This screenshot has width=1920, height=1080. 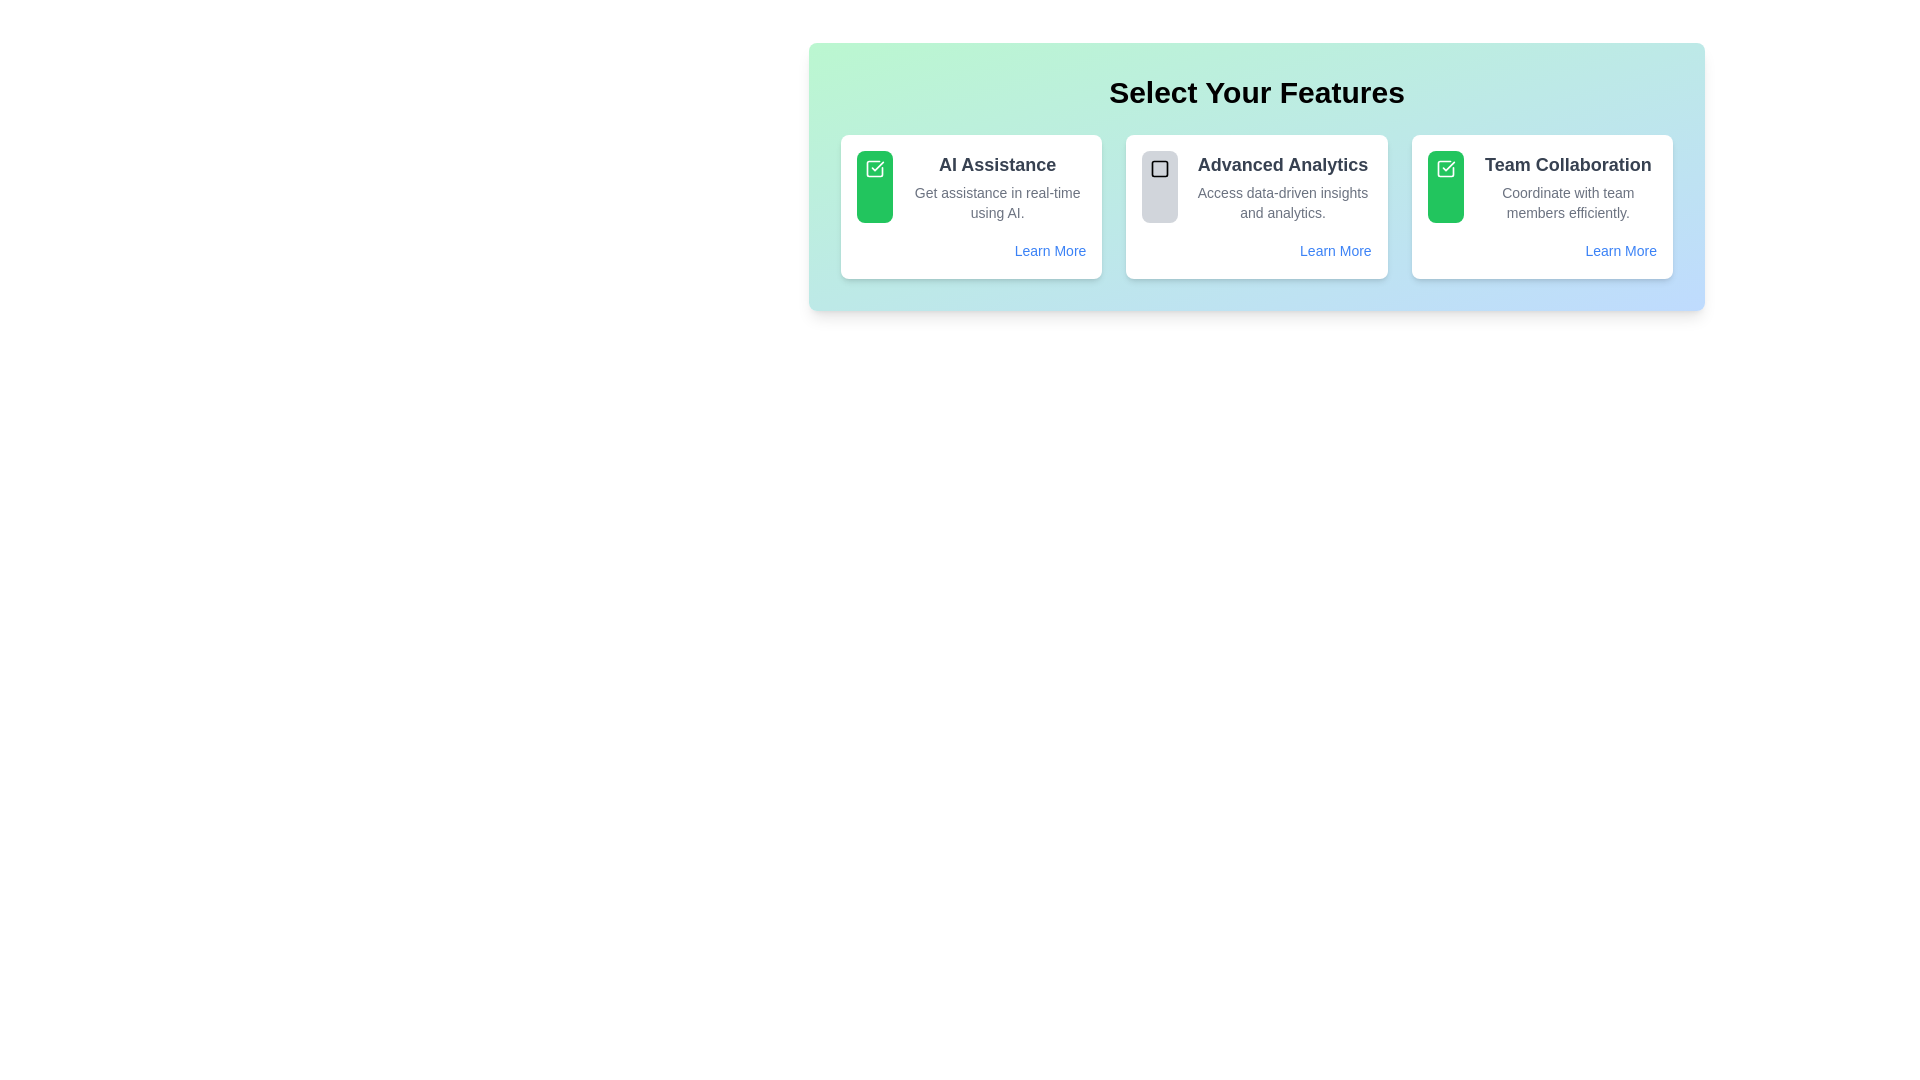 I want to click on the 'Advanced Analytics' text label, which is a bold, dark-gray font situated at the top of the second feature card in a horizontal sequence of three cards, so click(x=1282, y=164).